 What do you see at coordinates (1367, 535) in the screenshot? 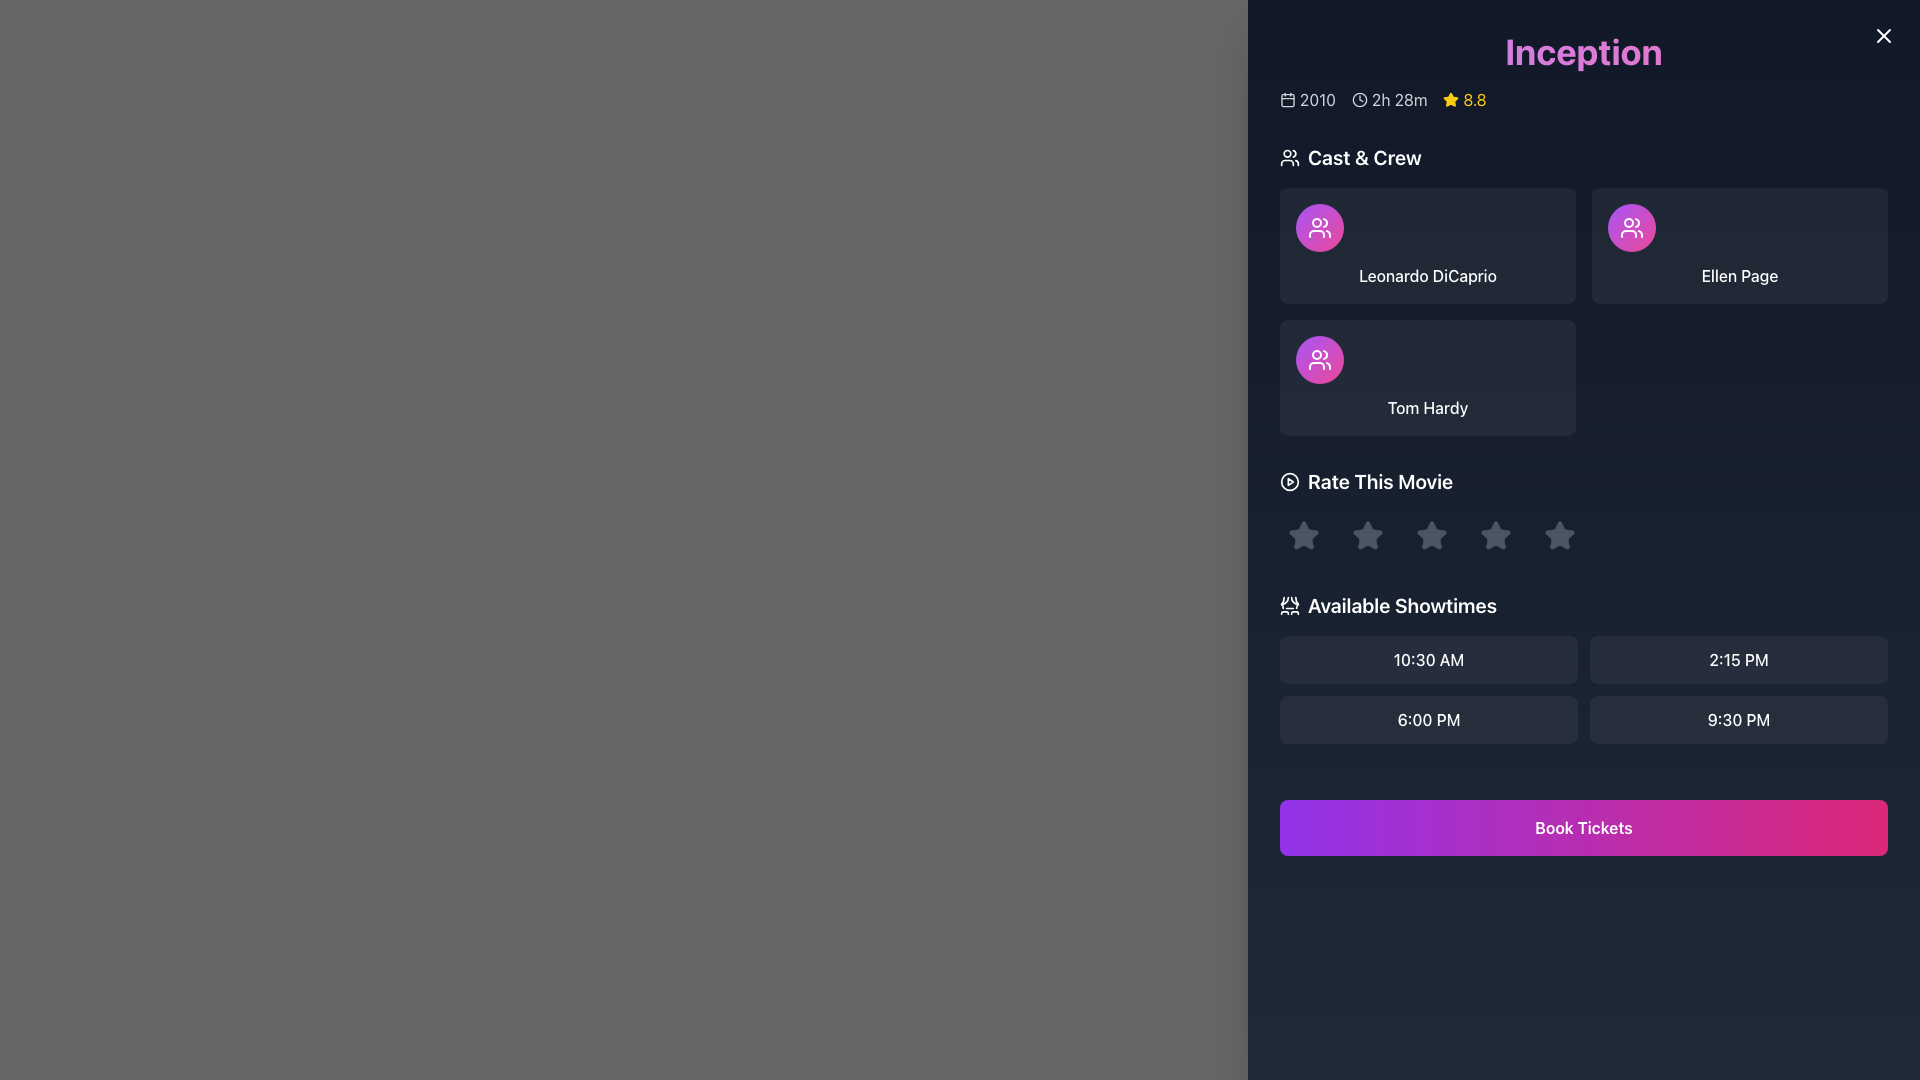
I see `the second star in the five-star rating system` at bounding box center [1367, 535].